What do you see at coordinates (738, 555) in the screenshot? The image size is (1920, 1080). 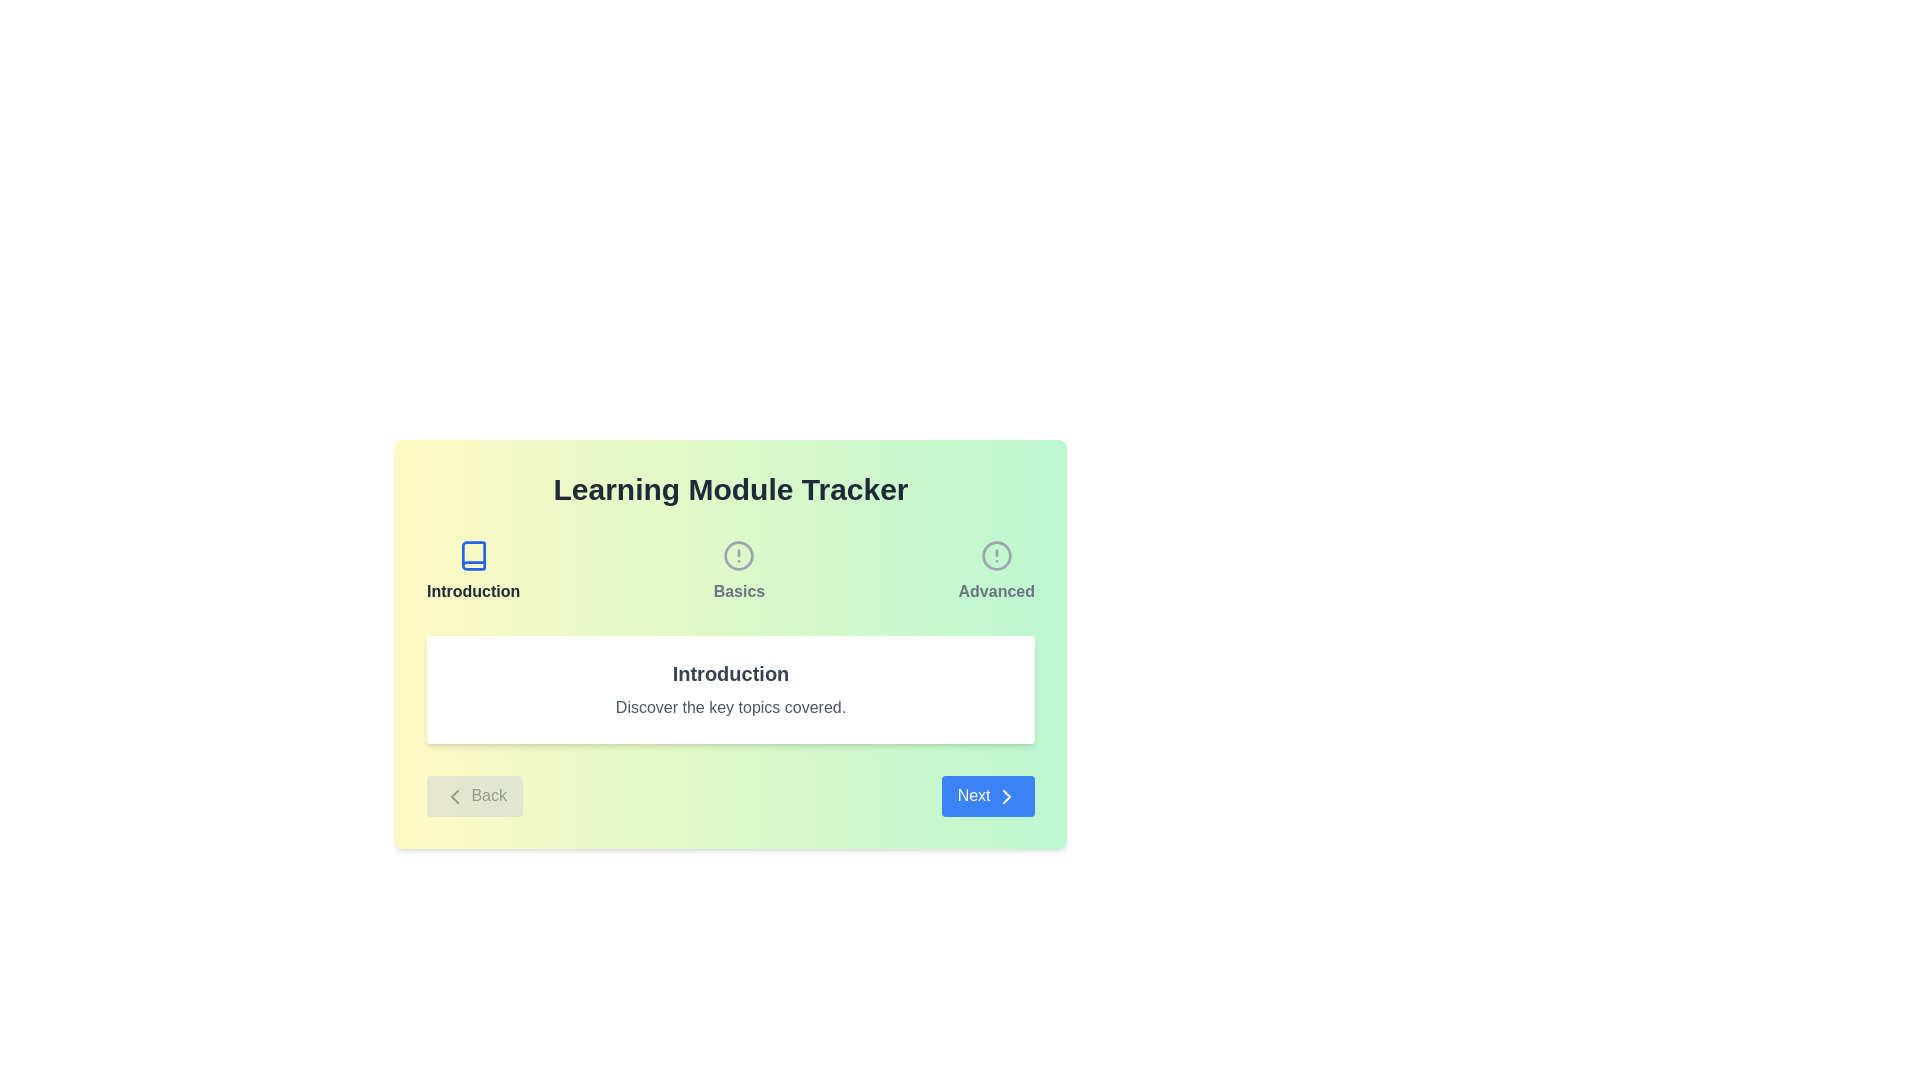 I see `the circular graphical element within the 'Basics' SVG icon, which serves as an informational alert indicator` at bounding box center [738, 555].